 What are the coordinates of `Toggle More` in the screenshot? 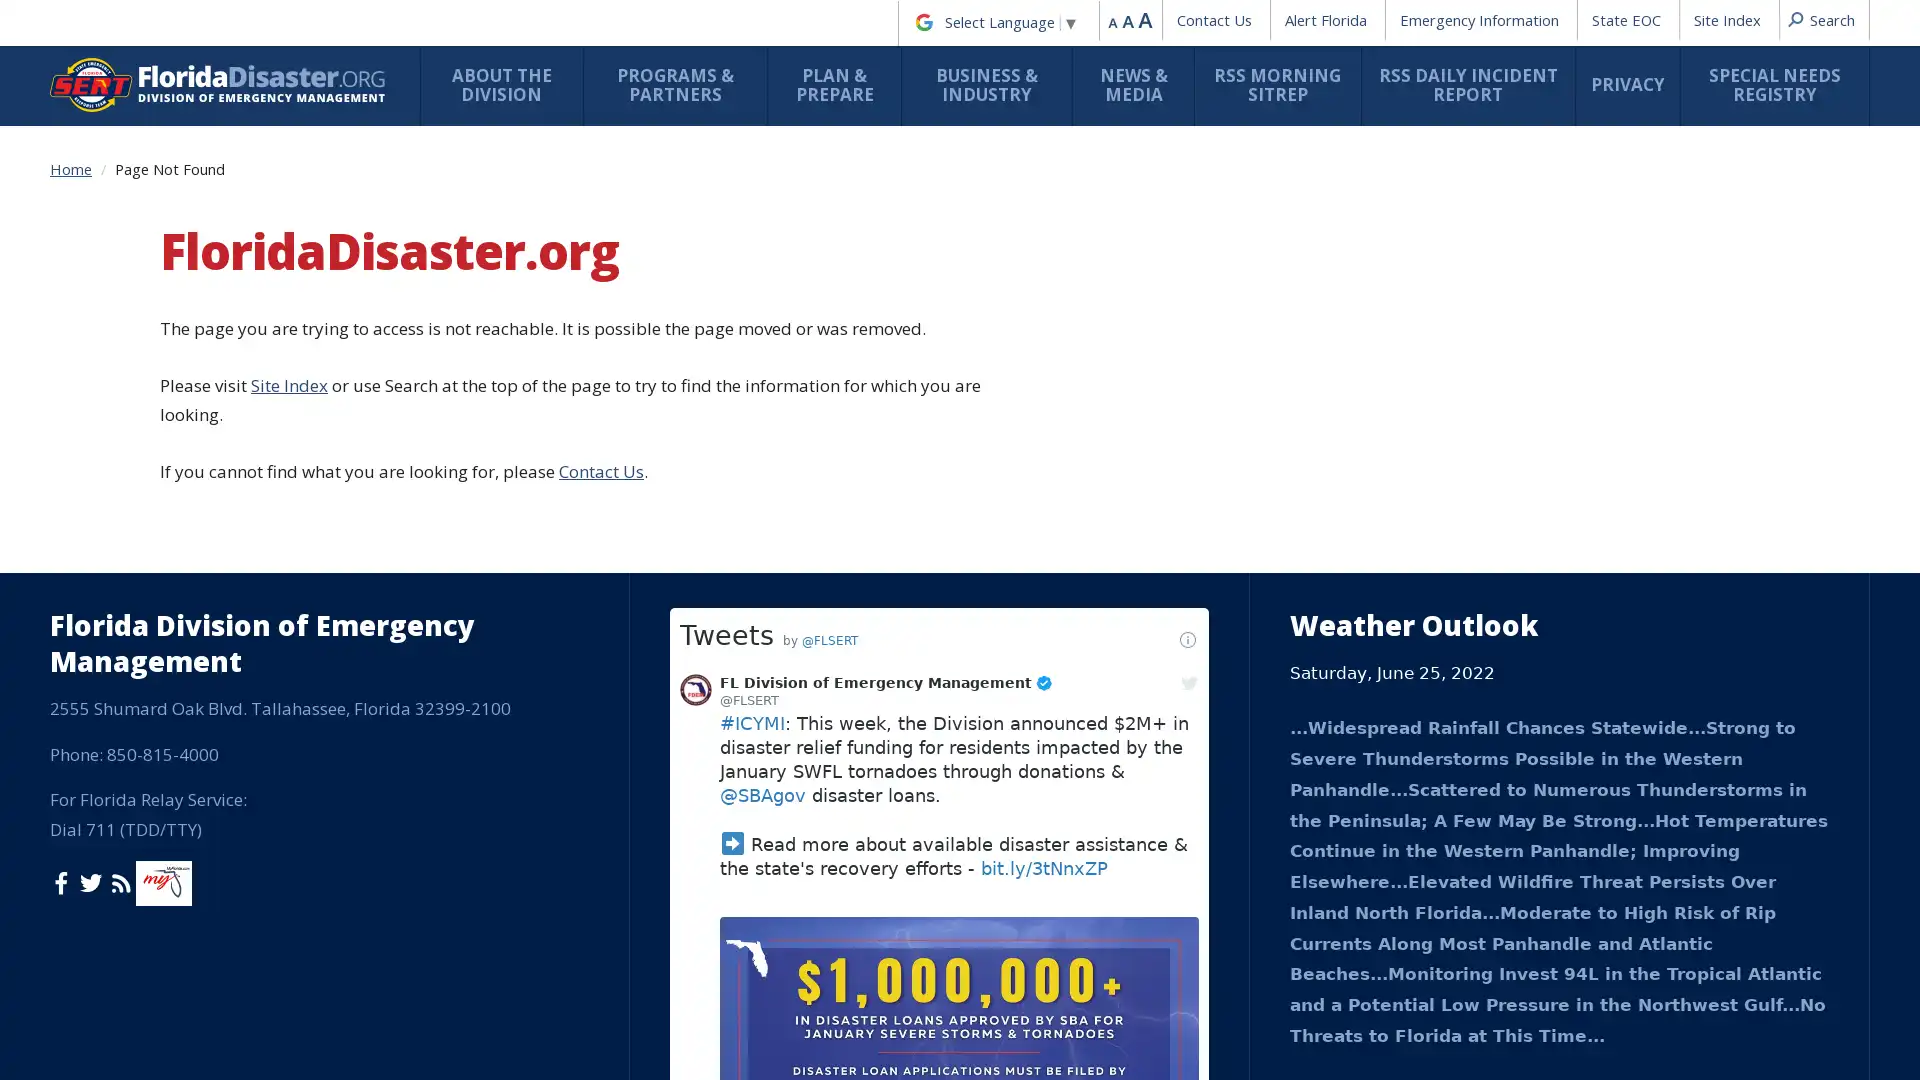 It's located at (801, 381).